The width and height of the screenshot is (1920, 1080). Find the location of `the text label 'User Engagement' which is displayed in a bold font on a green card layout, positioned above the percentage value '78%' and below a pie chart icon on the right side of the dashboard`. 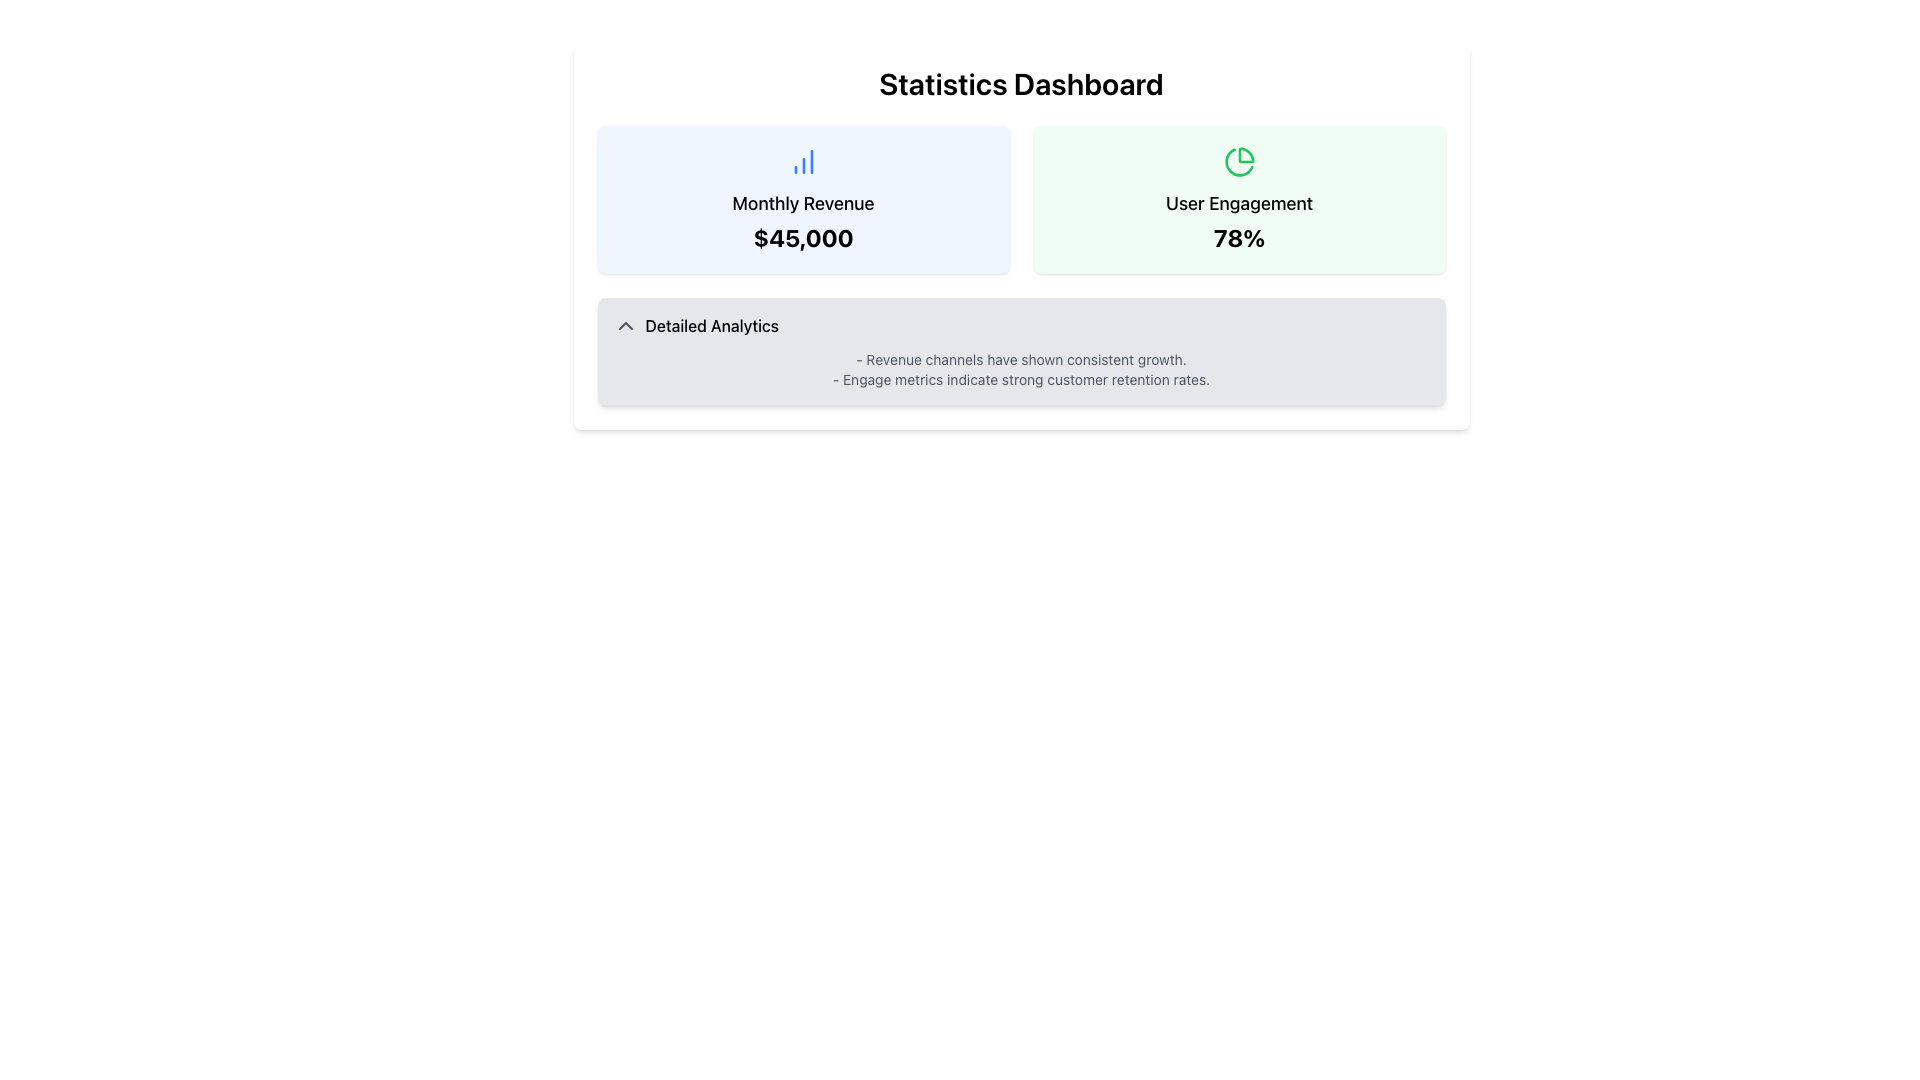

the text label 'User Engagement' which is displayed in a bold font on a green card layout, positioned above the percentage value '78%' and below a pie chart icon on the right side of the dashboard is located at coordinates (1238, 204).